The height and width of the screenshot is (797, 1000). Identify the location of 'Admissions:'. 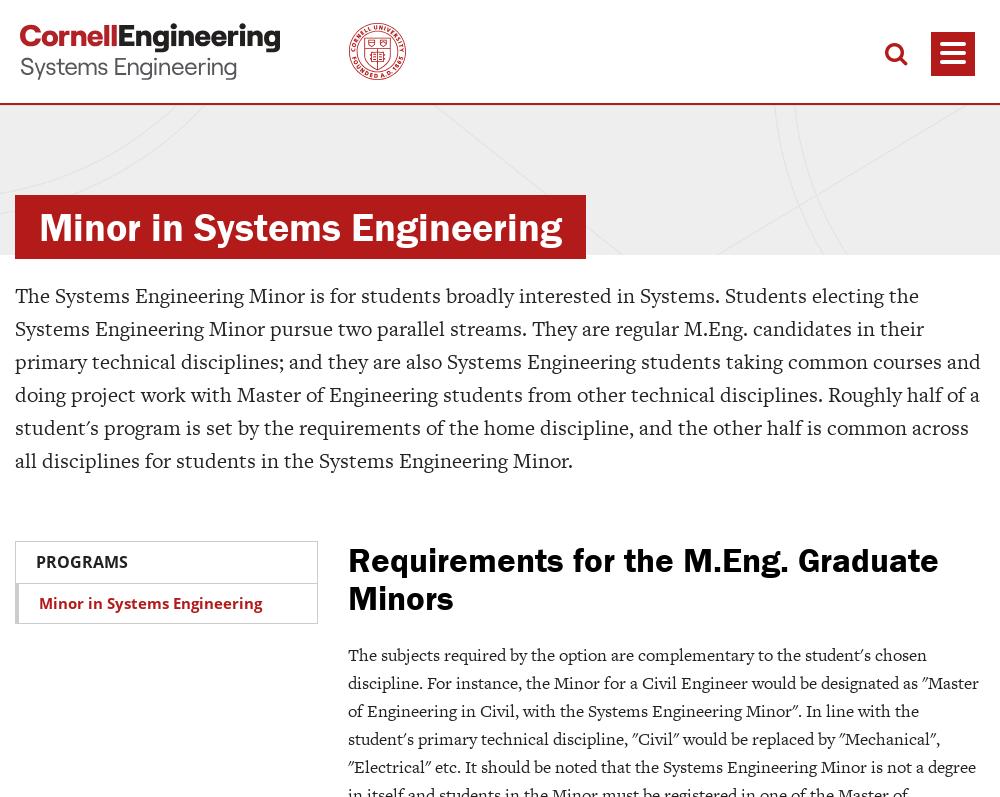
(15, 778).